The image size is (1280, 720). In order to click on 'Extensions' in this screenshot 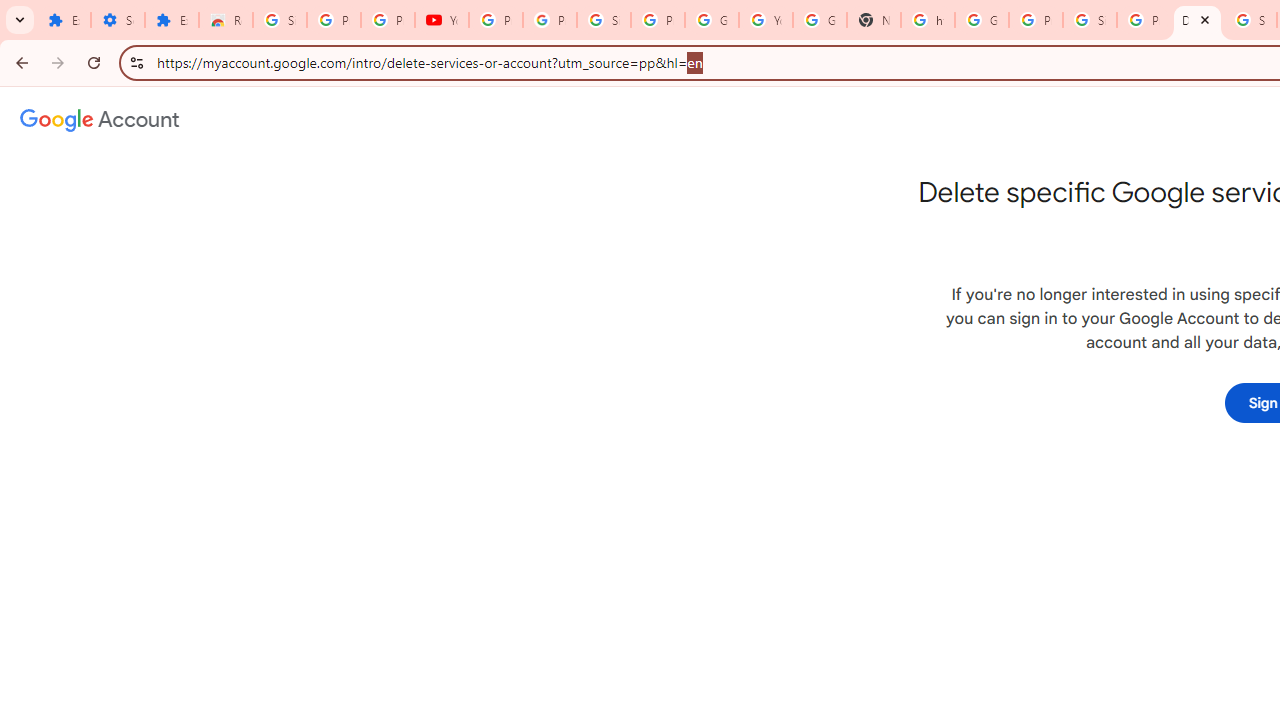, I will do `click(64, 20)`.